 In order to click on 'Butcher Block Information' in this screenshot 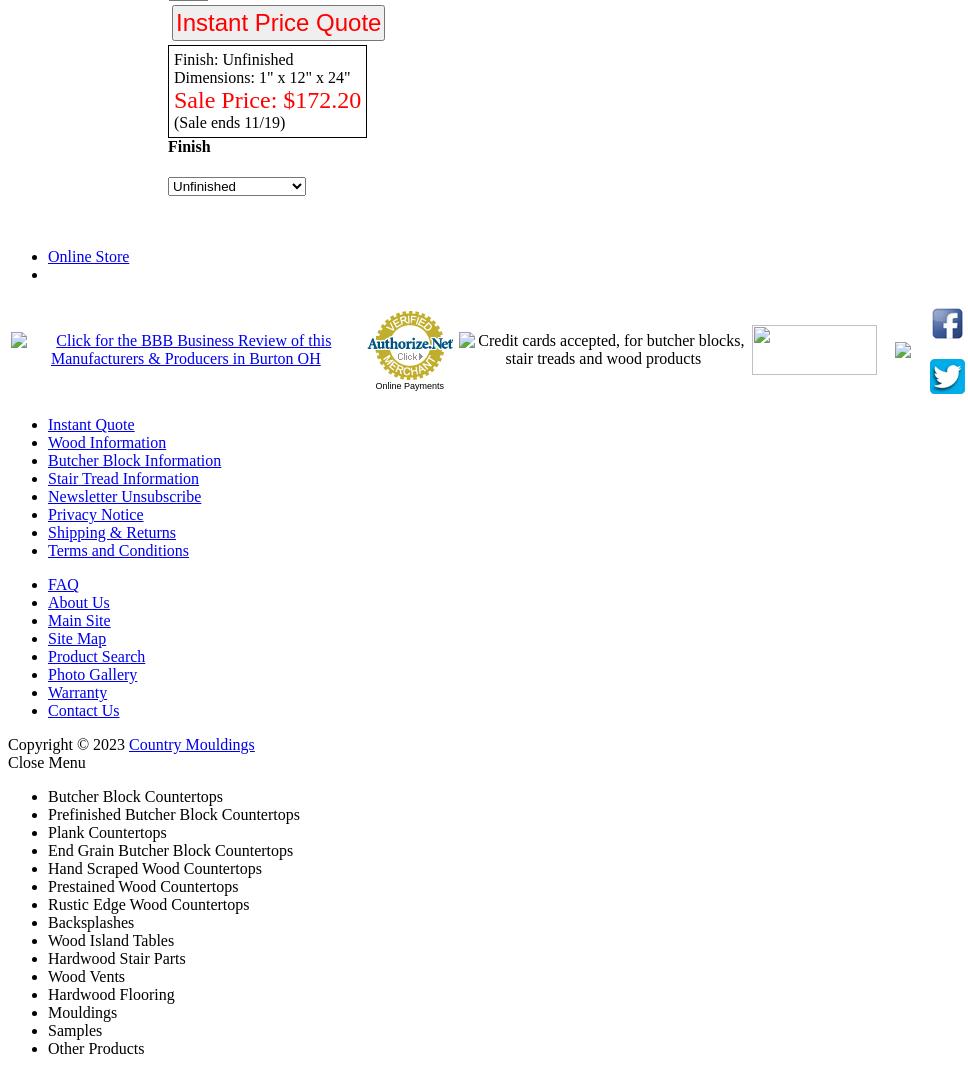, I will do `click(47, 459)`.